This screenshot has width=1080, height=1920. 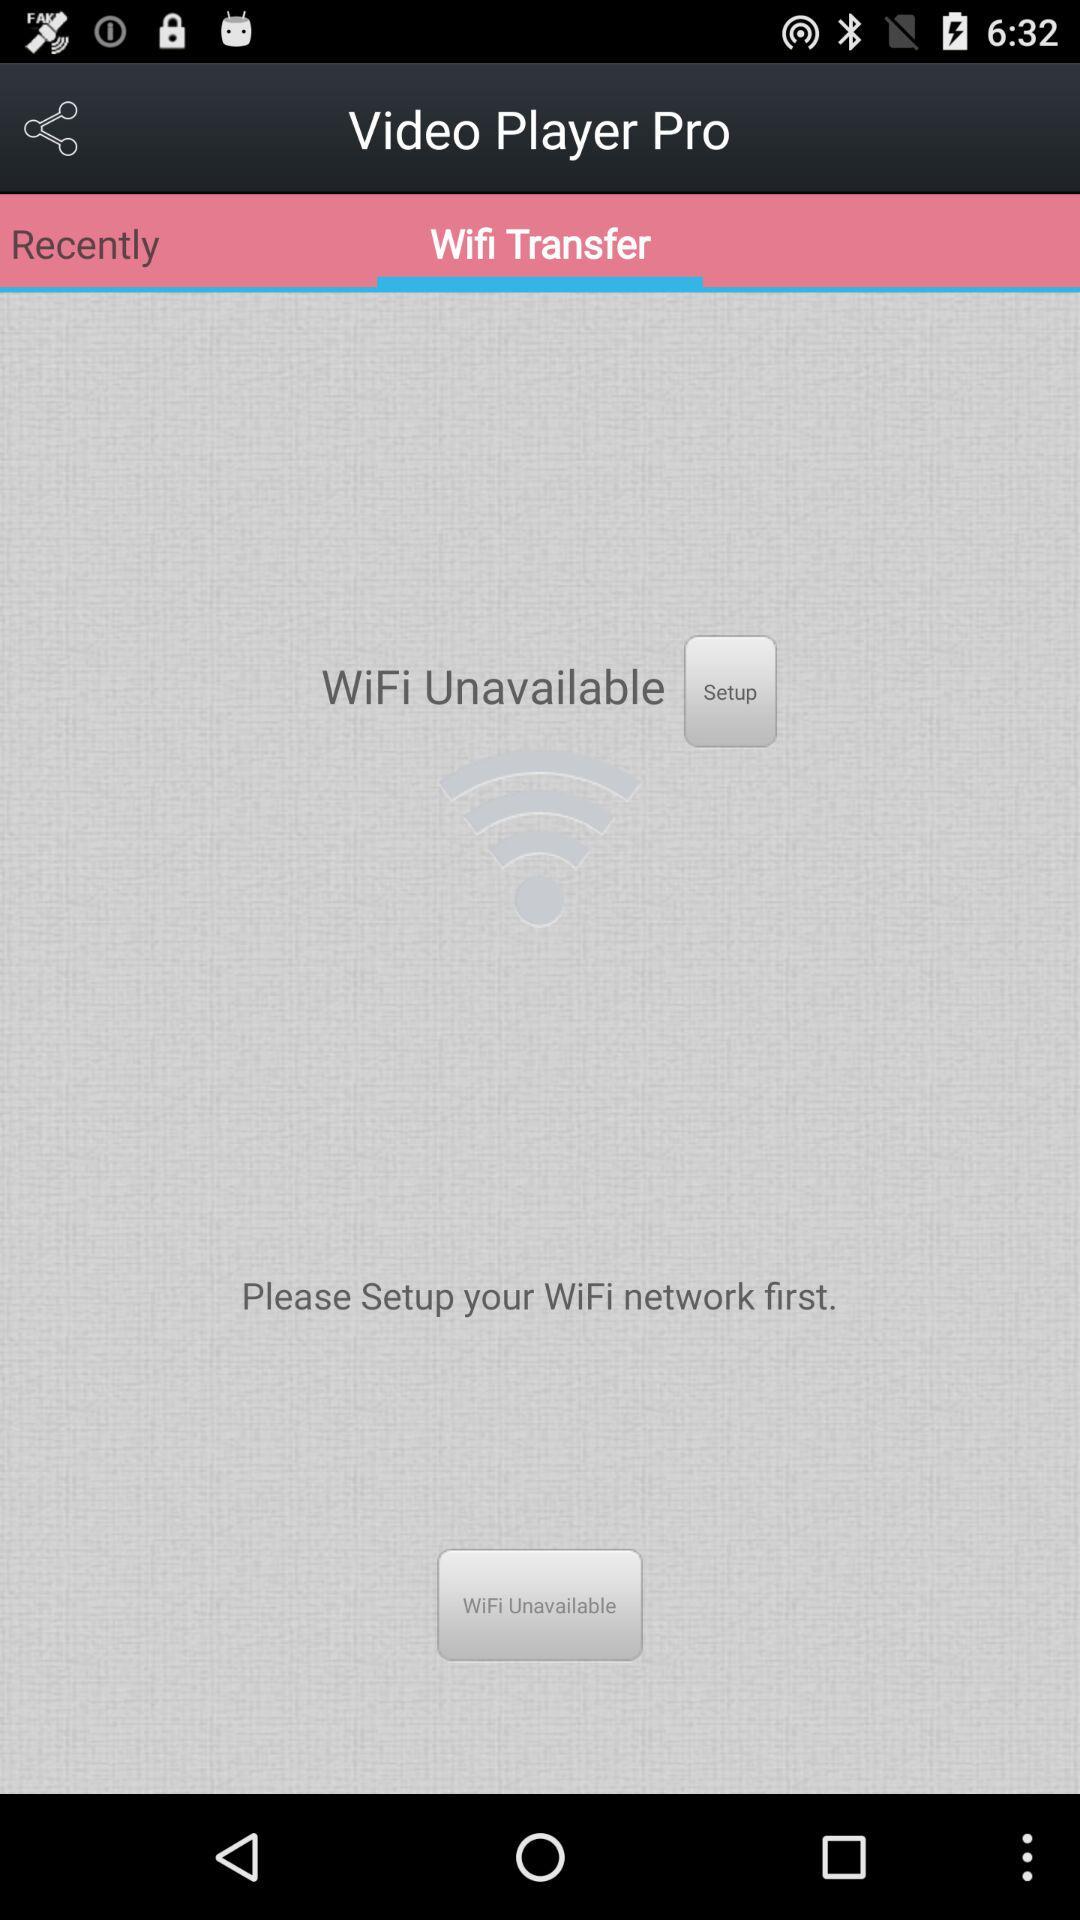 I want to click on app to the left of video player pro icon, so click(x=51, y=127).